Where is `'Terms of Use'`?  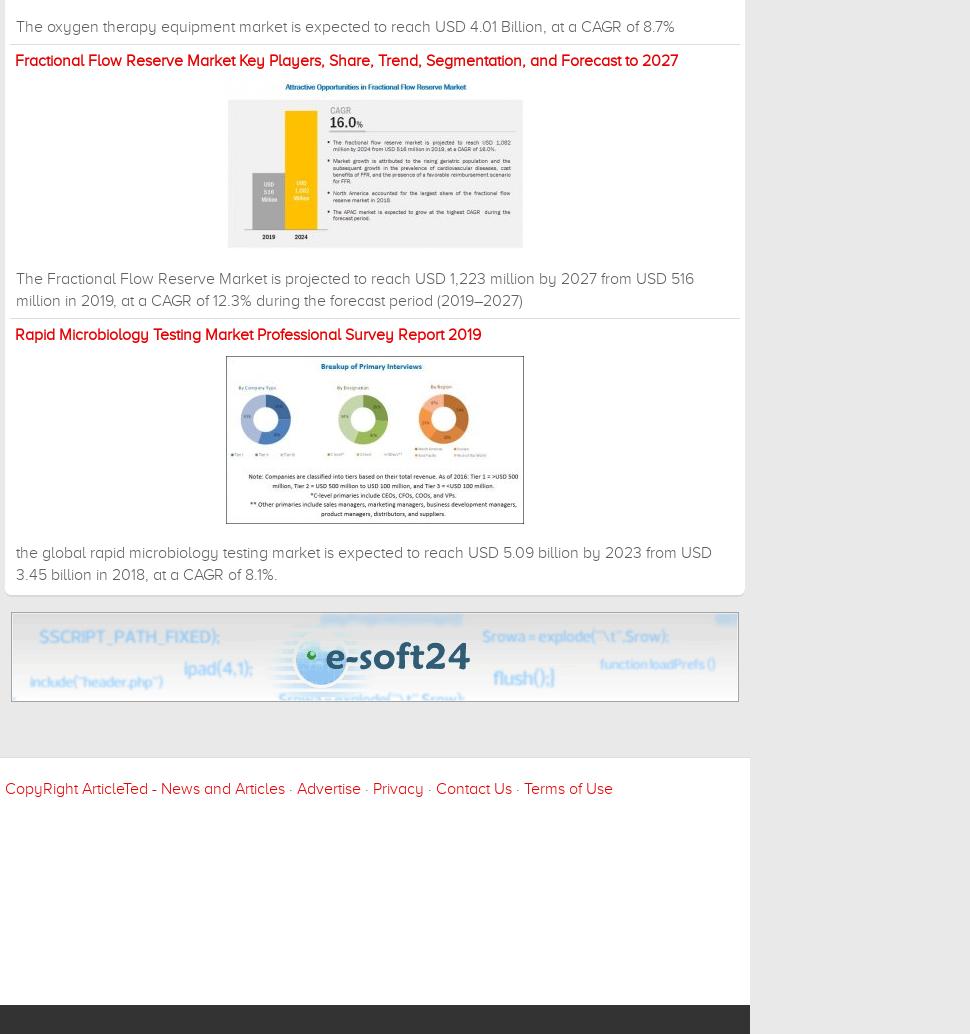
'Terms of Use' is located at coordinates (567, 787).